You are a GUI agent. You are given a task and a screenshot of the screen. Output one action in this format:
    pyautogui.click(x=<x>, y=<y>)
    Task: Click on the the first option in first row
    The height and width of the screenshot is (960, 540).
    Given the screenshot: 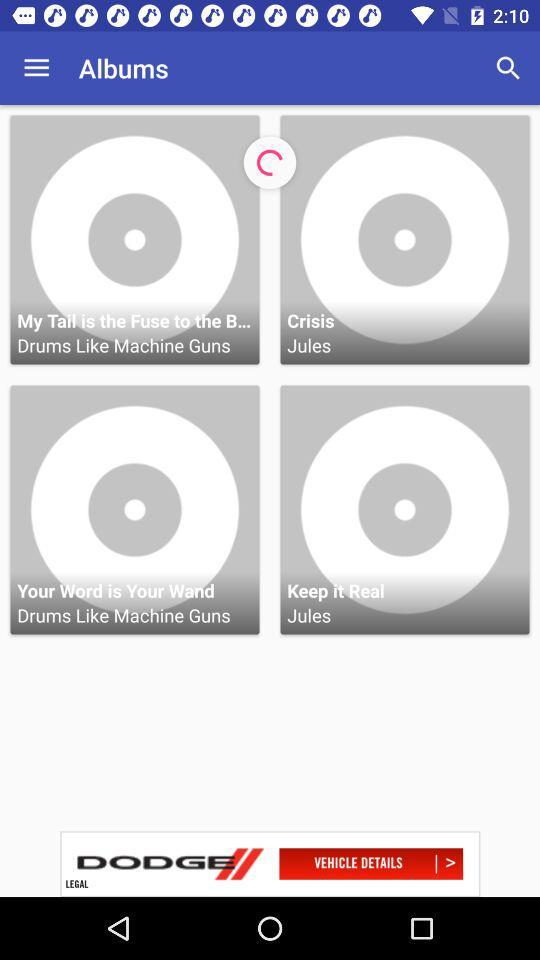 What is the action you would take?
    pyautogui.click(x=135, y=240)
    